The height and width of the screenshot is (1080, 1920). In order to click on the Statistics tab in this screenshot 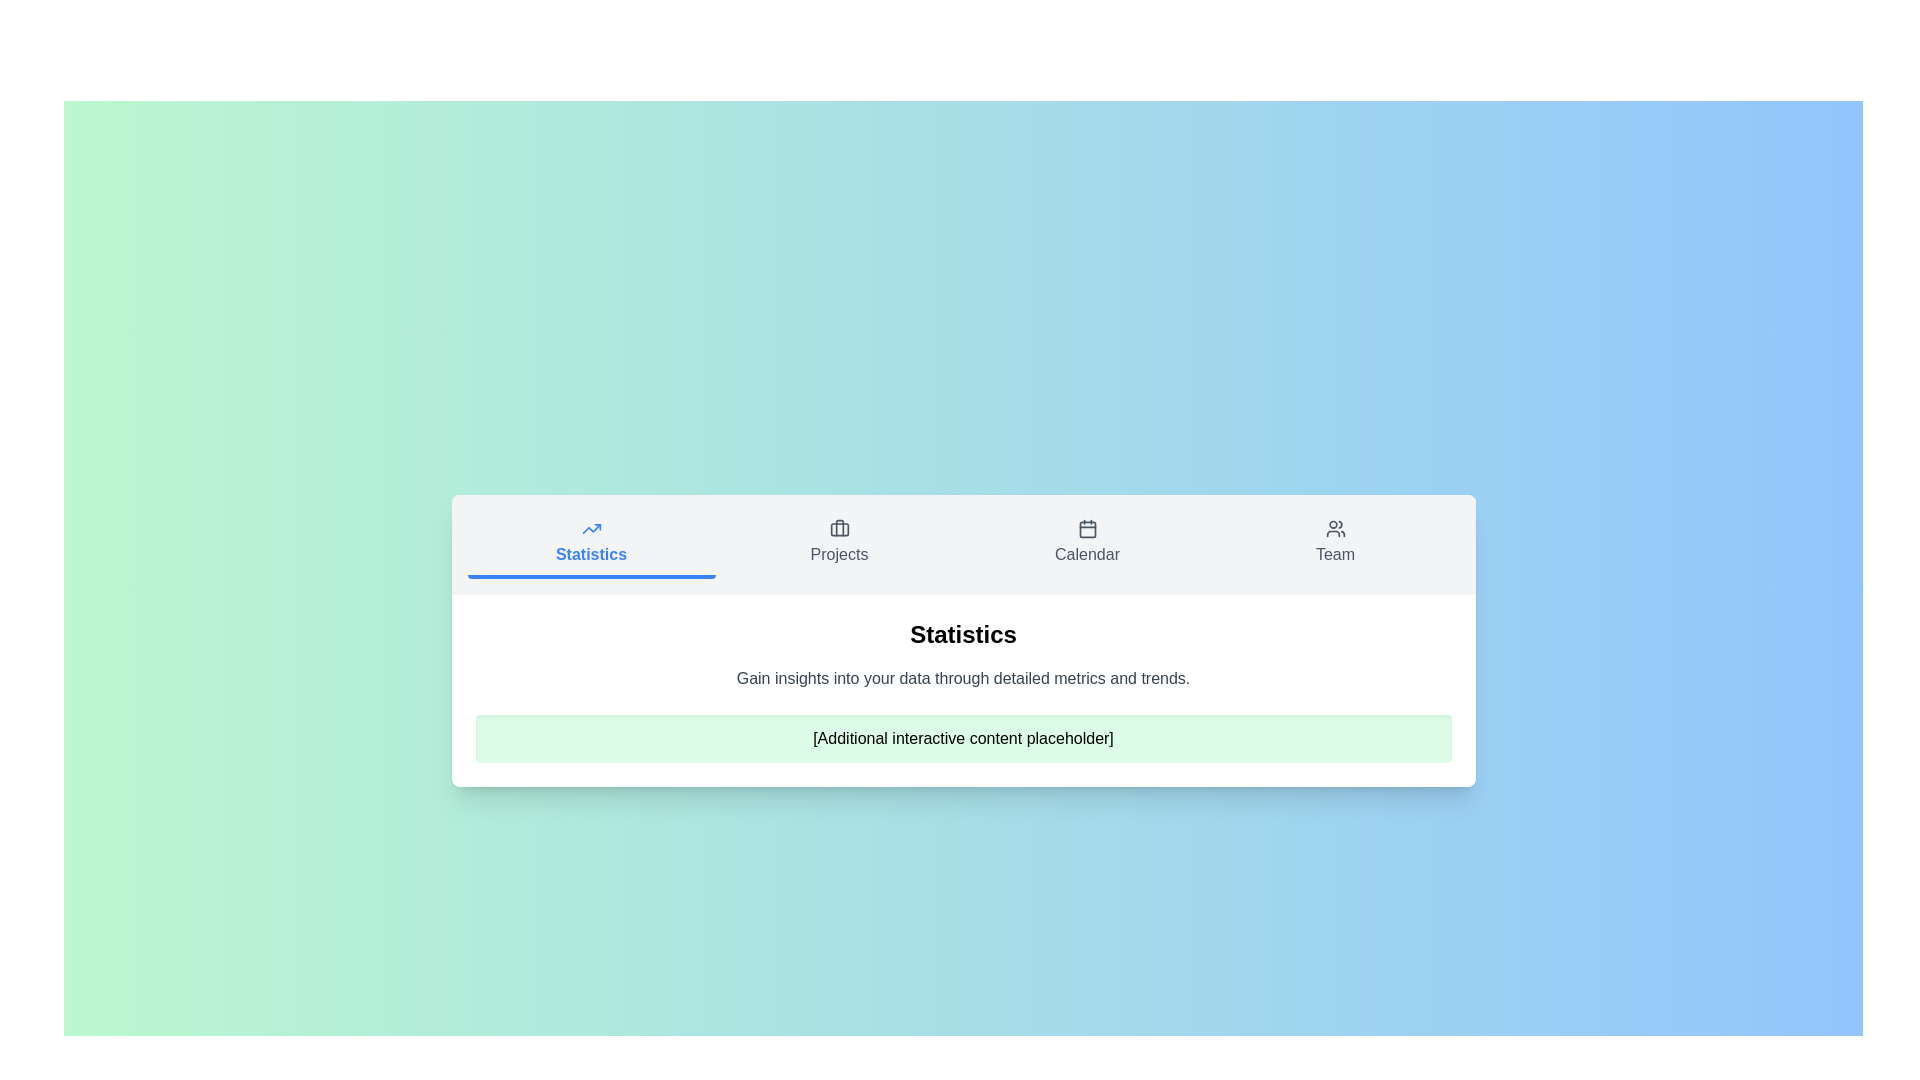, I will do `click(590, 544)`.